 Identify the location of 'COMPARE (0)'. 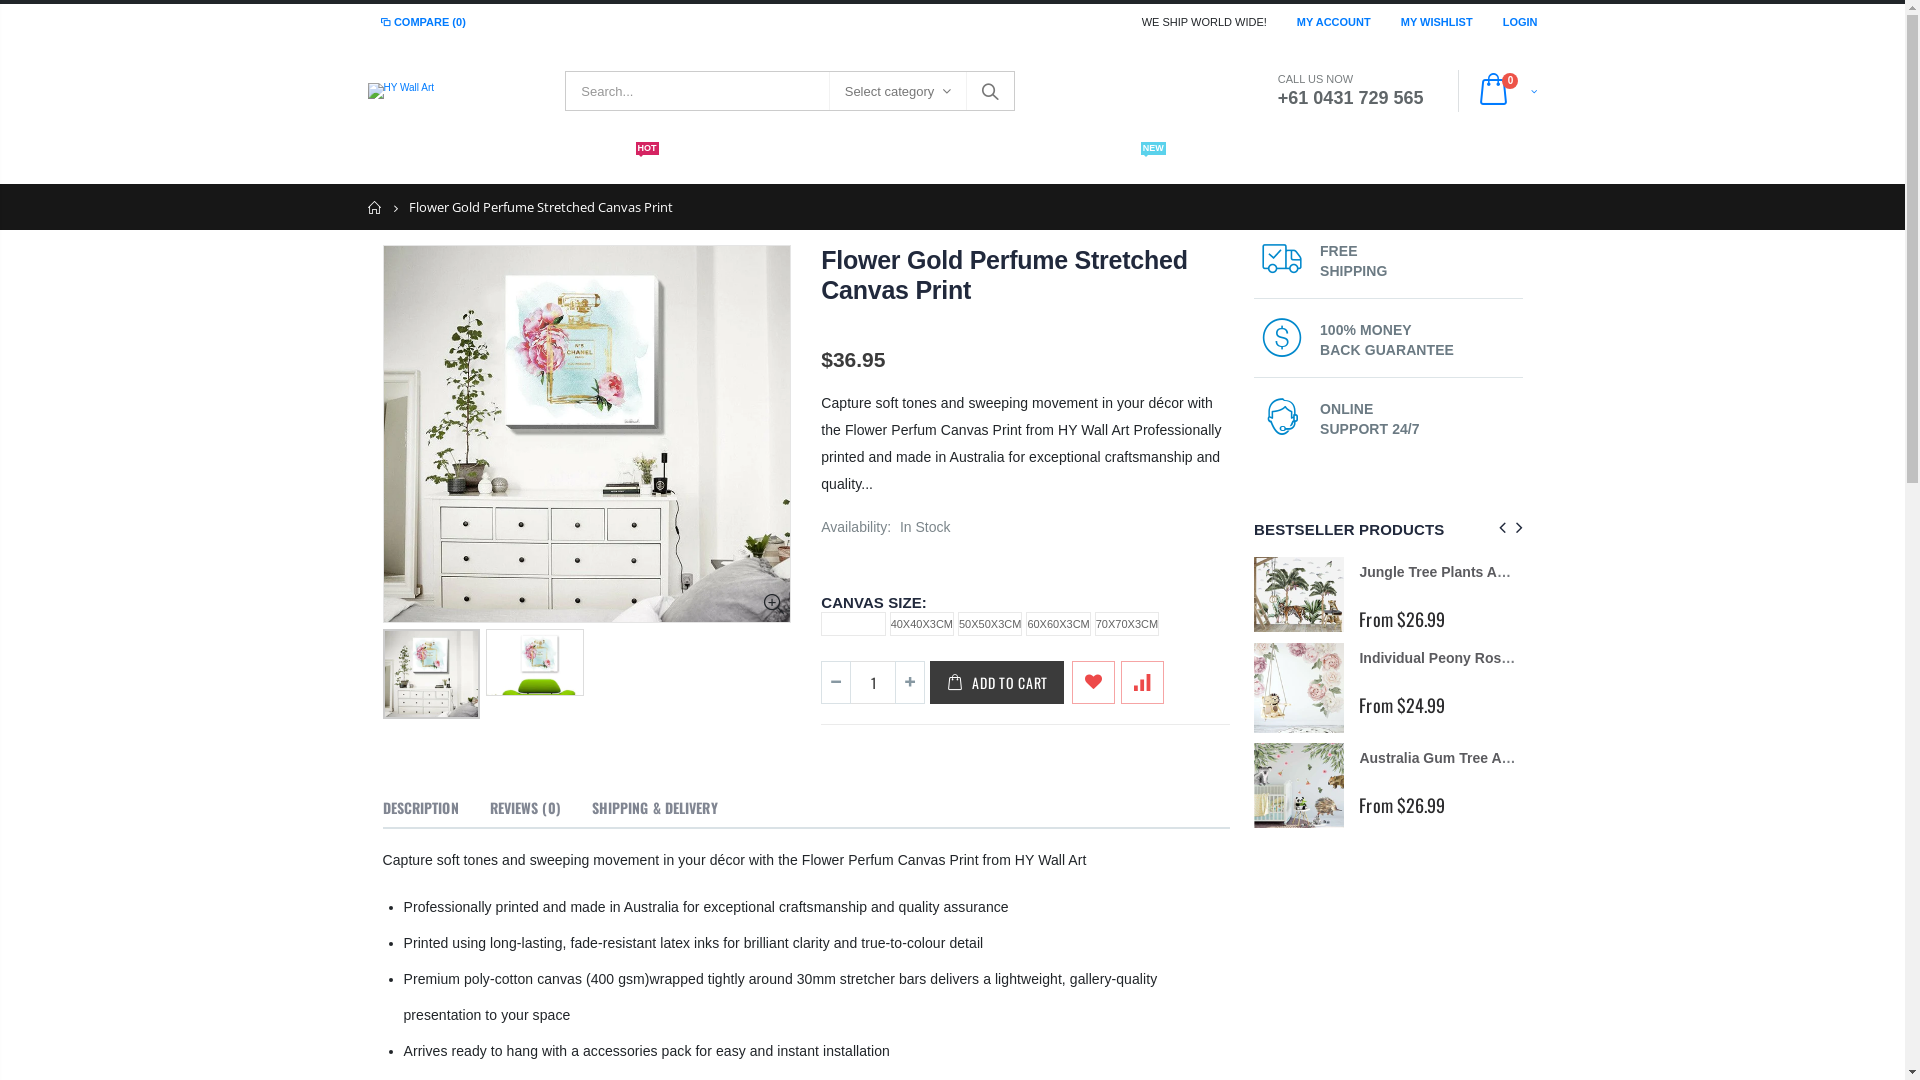
(421, 22).